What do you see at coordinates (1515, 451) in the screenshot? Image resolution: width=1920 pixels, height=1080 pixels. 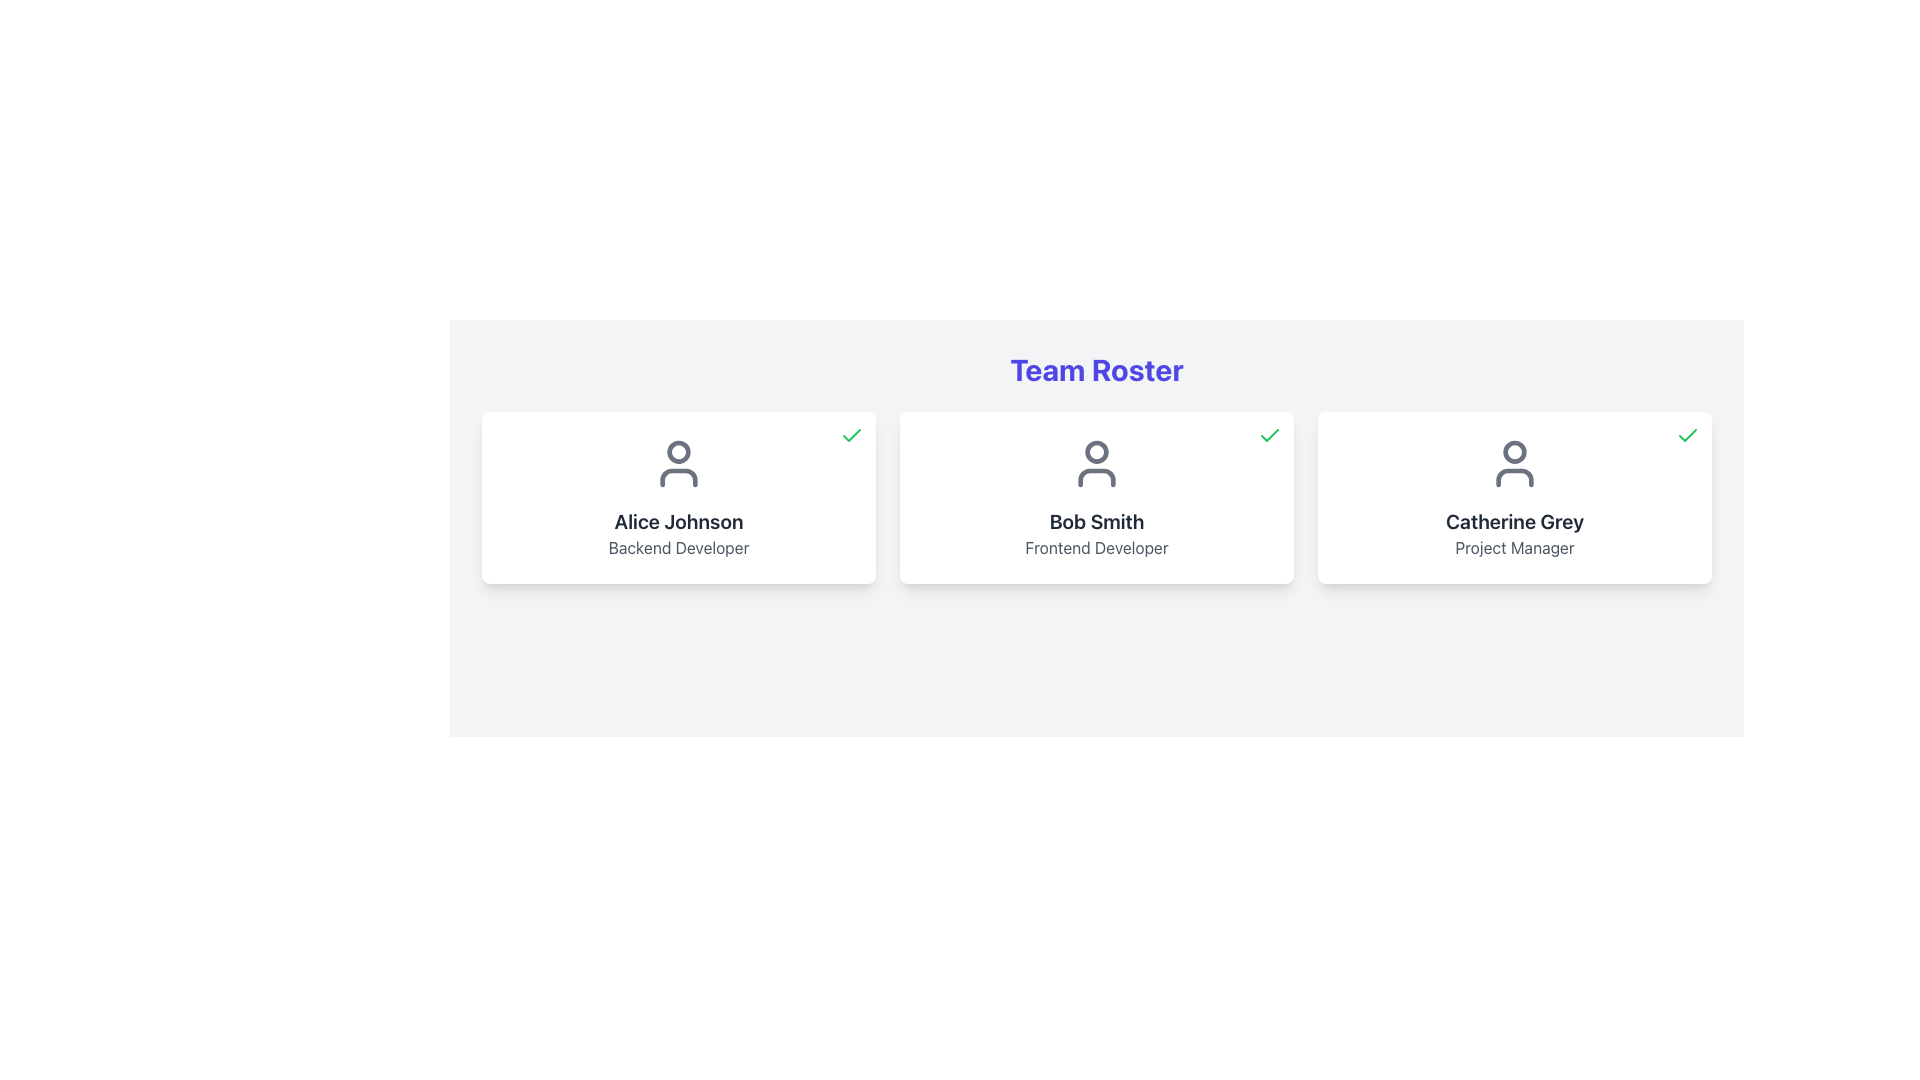 I see `the decorative Circle element of the user profile icon in the 'Catherine Grey' card, which is the third card in the team member row under 'Team Roster'` at bounding box center [1515, 451].